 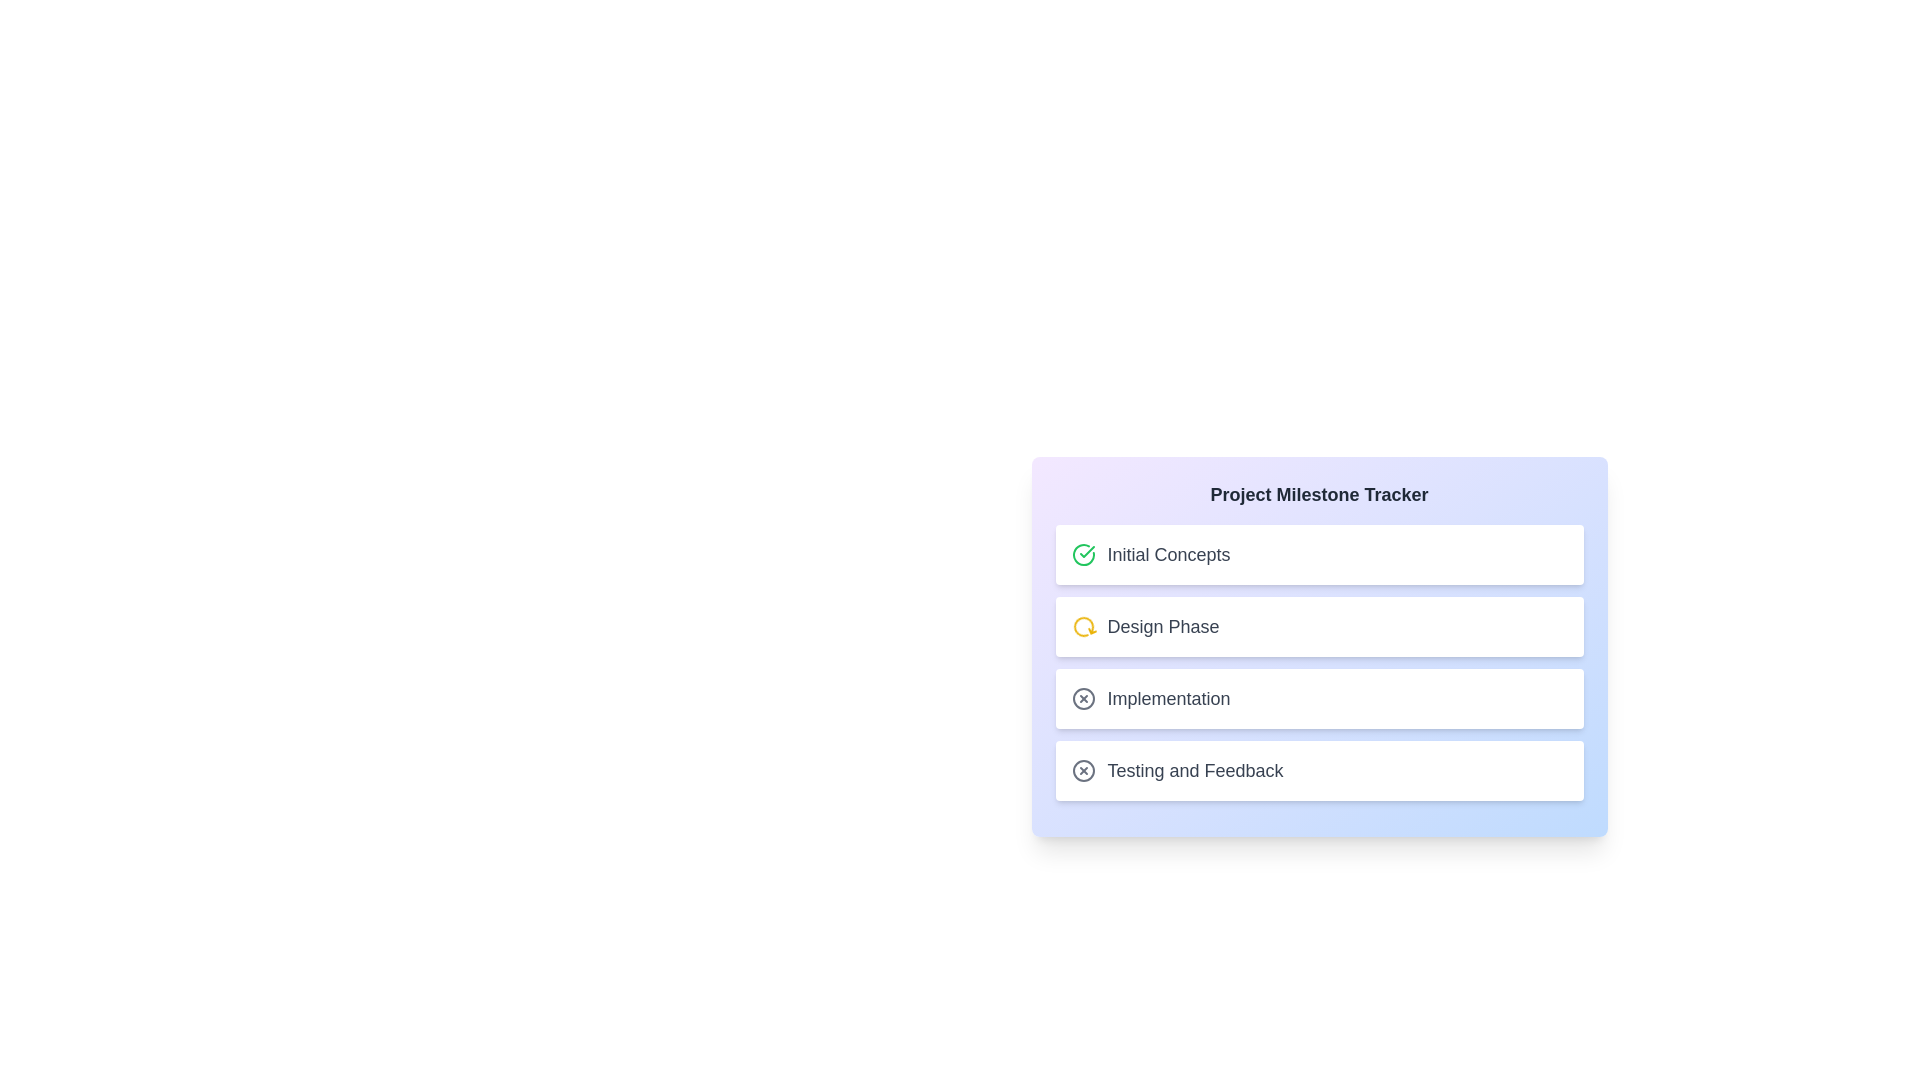 What do you see at coordinates (1151, 555) in the screenshot?
I see `the 'Initial Concepts' milestone text or green check icon in the Project Milestone Tracker card, which is the first item in the vertical list` at bounding box center [1151, 555].